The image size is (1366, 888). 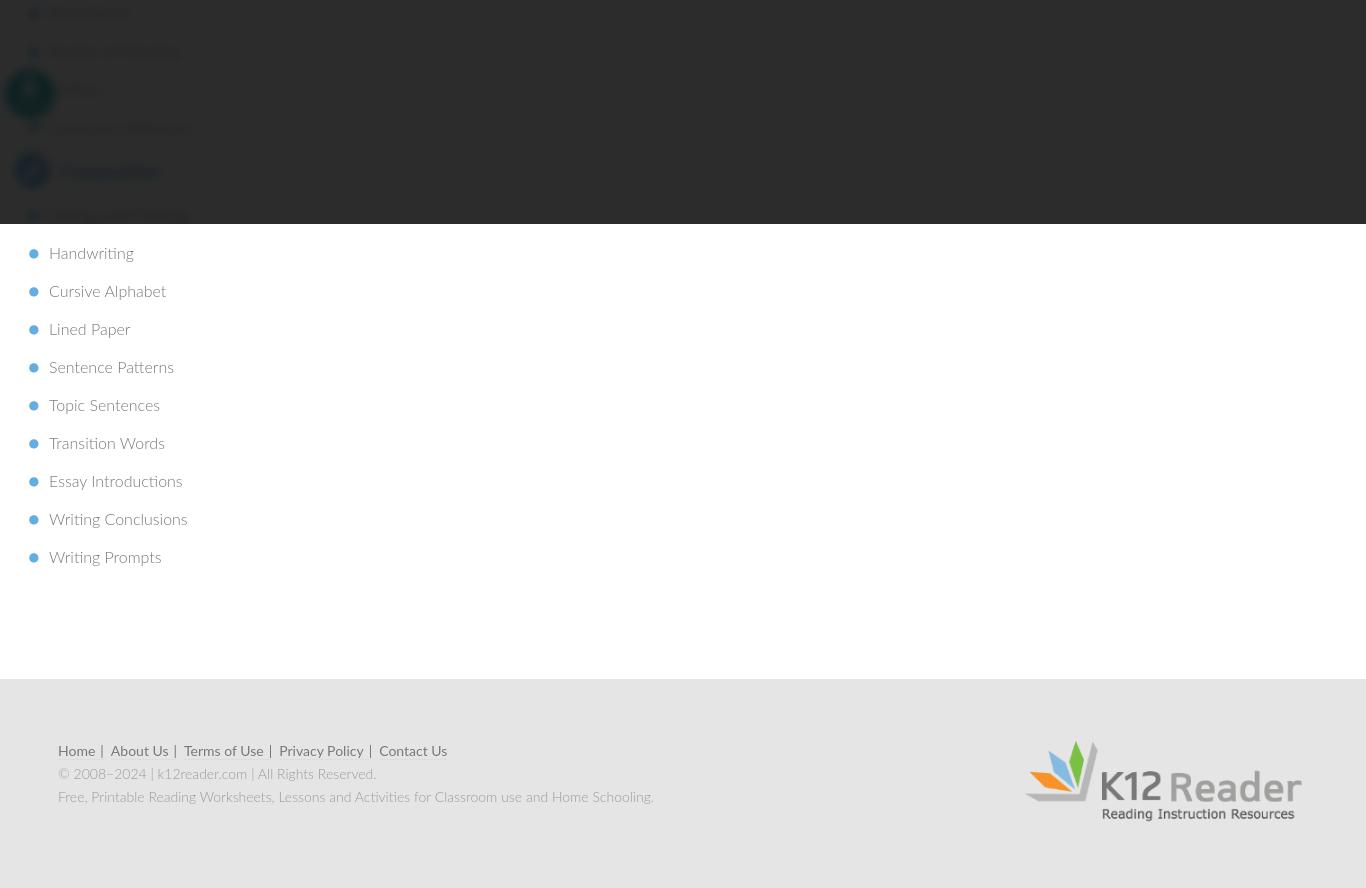 What do you see at coordinates (216, 772) in the screenshot?
I see `'© 2008–2024 | k12reader.com | All Rights Reserved.'` at bounding box center [216, 772].